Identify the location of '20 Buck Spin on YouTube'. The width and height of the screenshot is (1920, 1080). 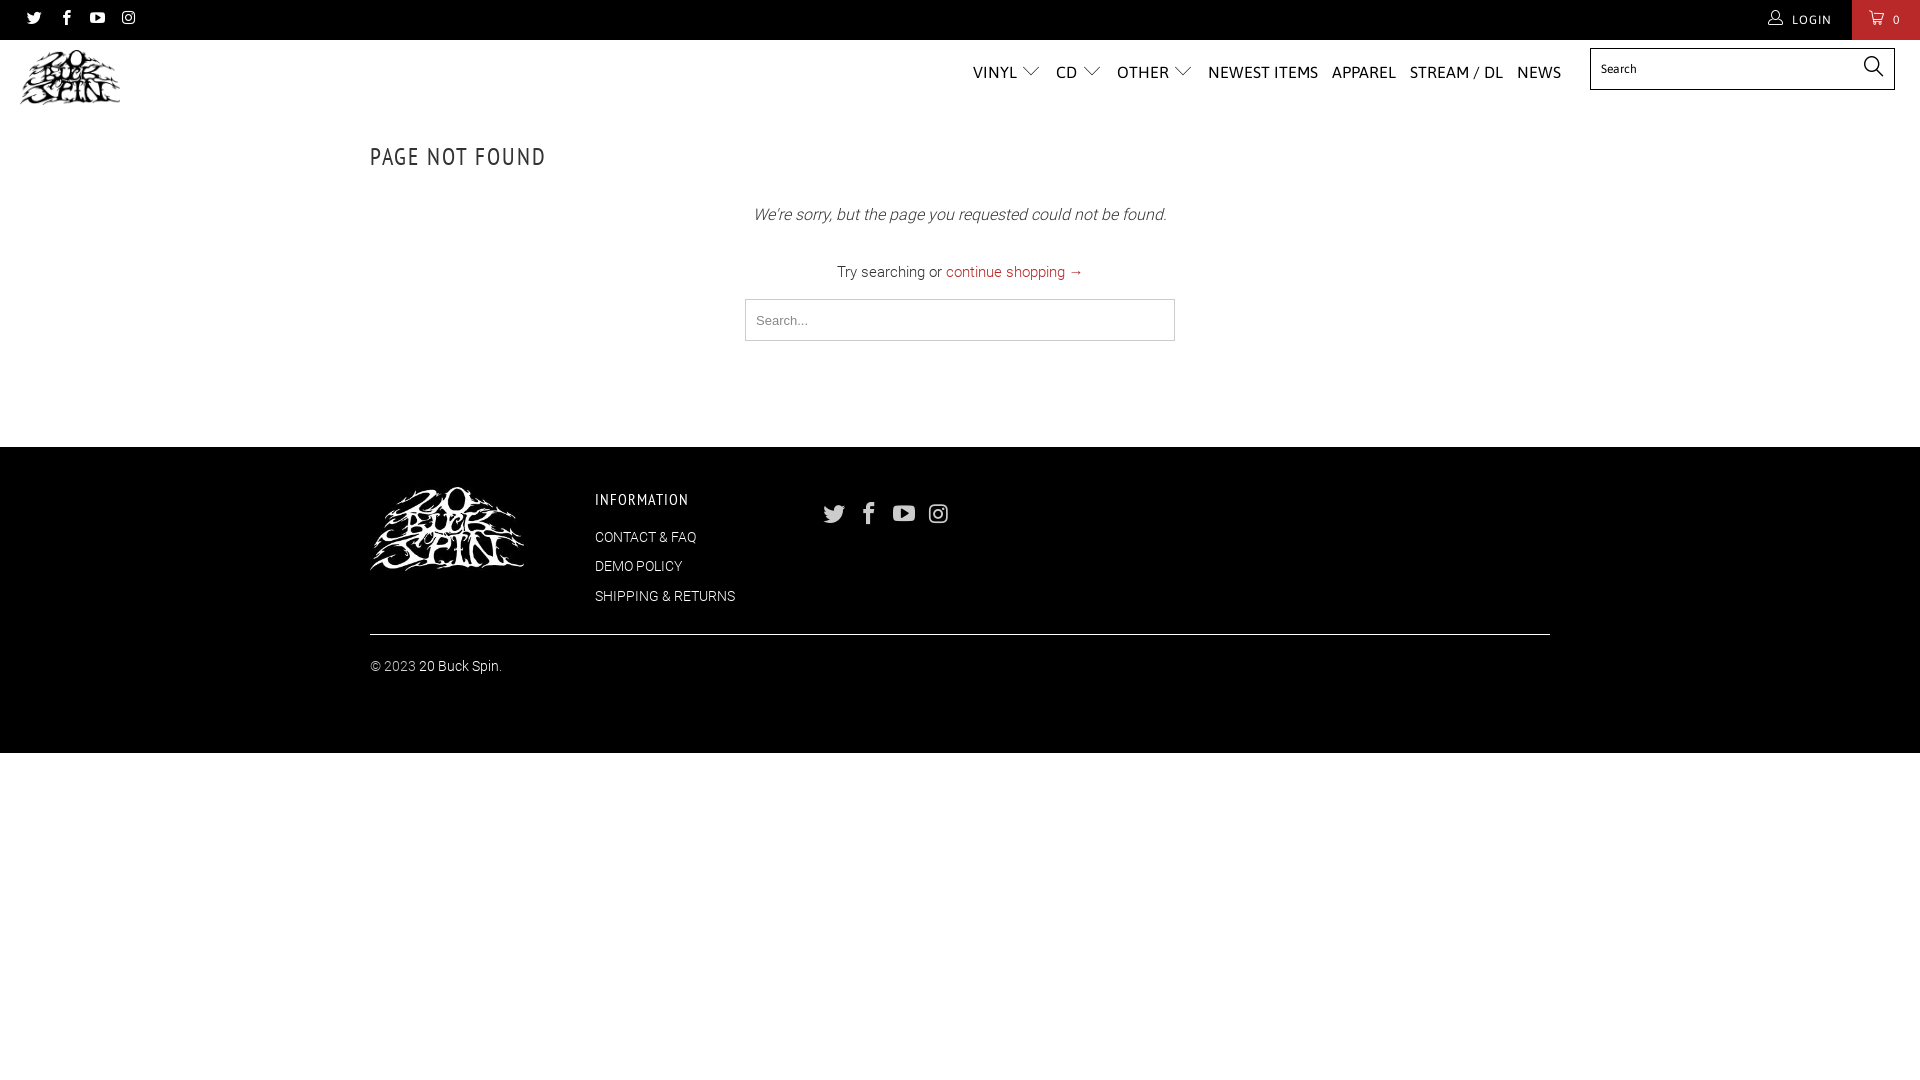
(902, 514).